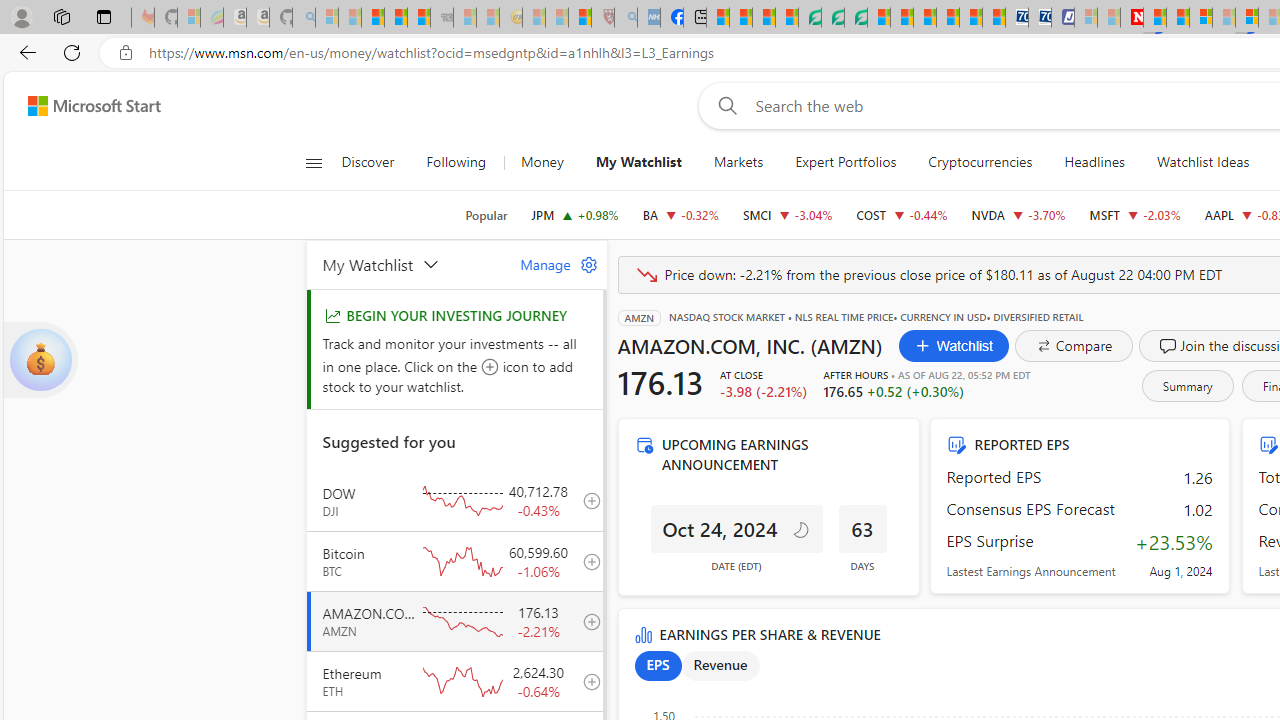  What do you see at coordinates (855, 17) in the screenshot?
I see `'Microsoft Word - consumer-privacy address update 2.2021'` at bounding box center [855, 17].